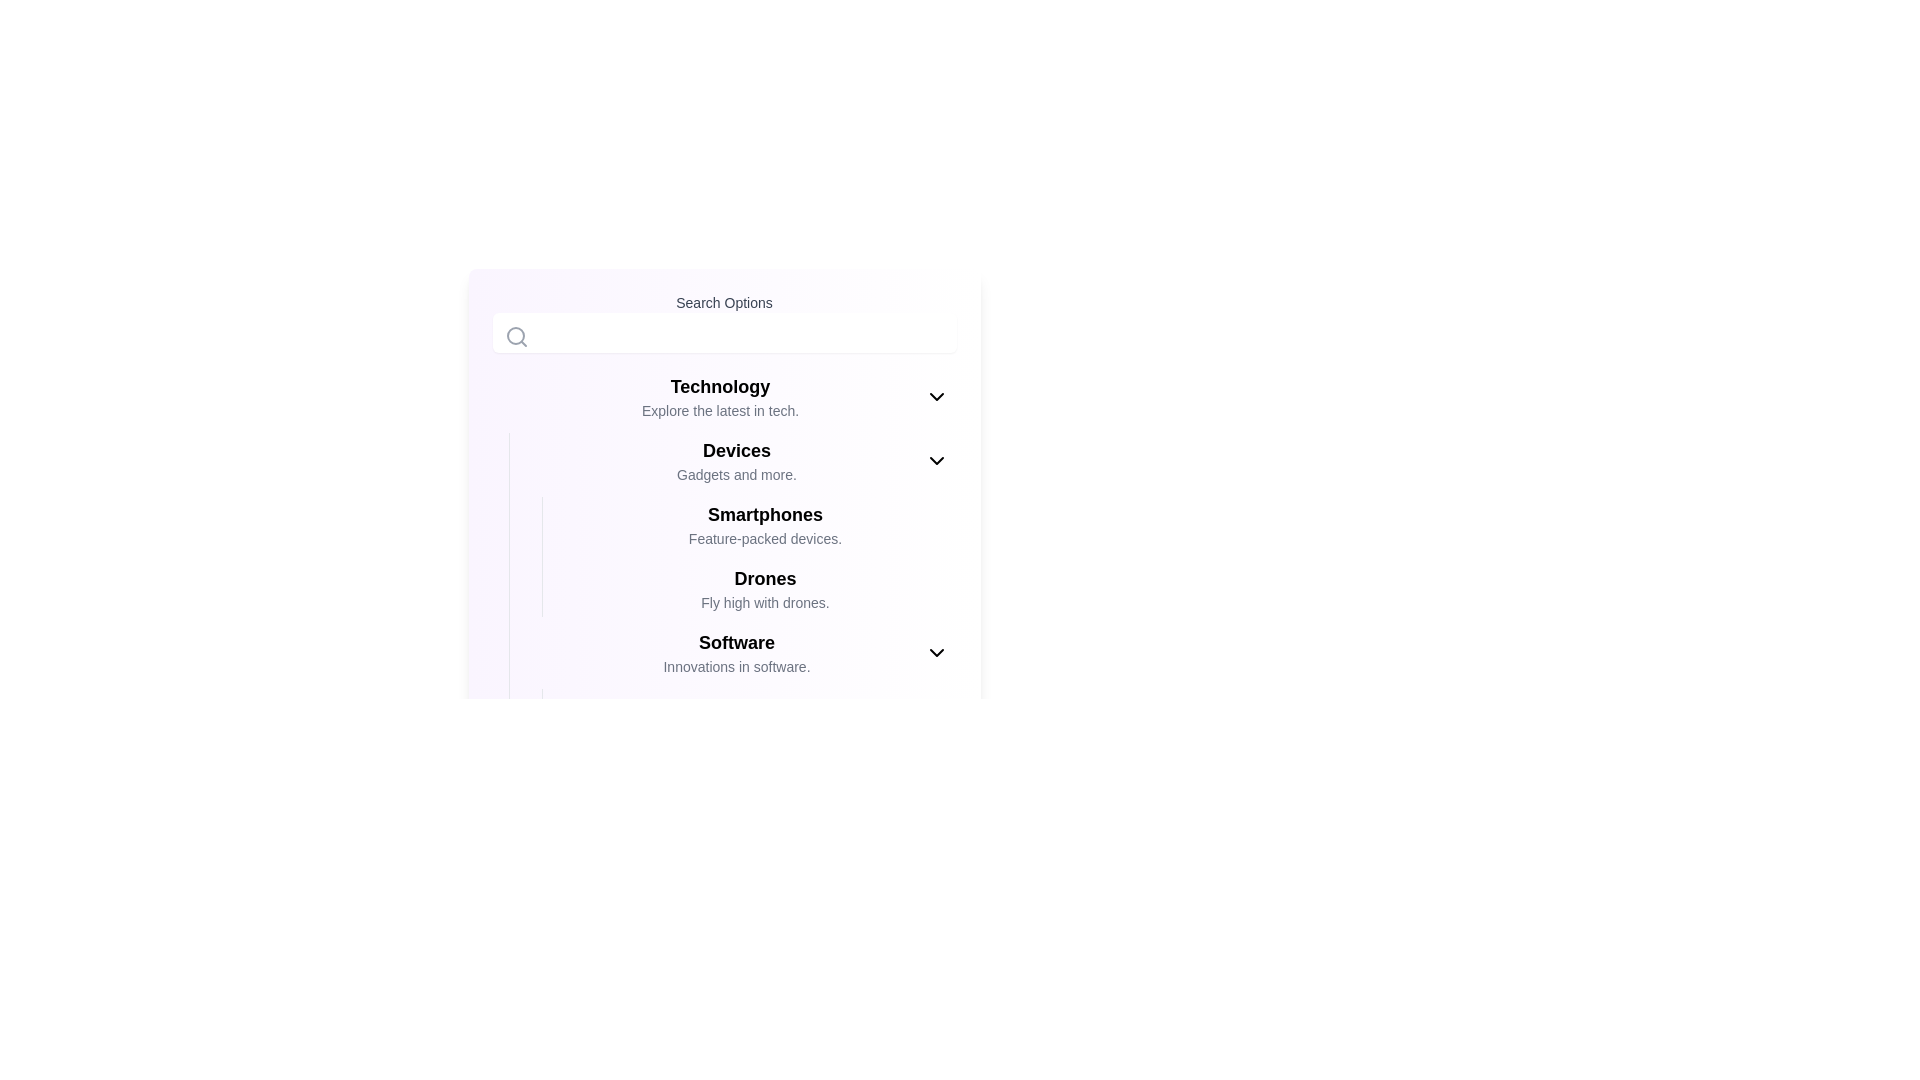  Describe the element at coordinates (736, 461) in the screenshot. I see `the 'Devices' text block which indicates a category related to 'Devices' with the description 'Gadgets and more.'` at that location.